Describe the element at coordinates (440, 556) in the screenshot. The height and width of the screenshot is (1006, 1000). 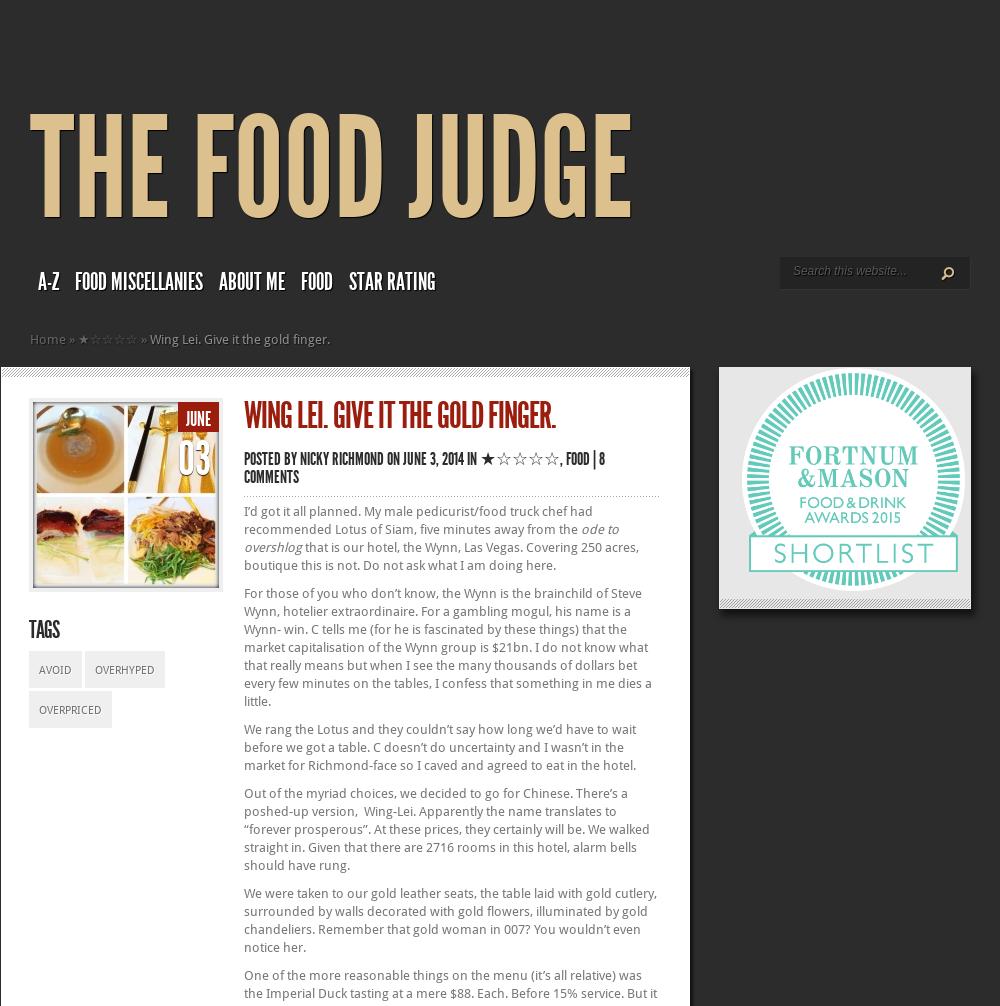
I see `'that is our hotel, the Wynn, Las Vegas. Covering 250 acres, boutique this is not. Do not ask what I am doing here.'` at that location.